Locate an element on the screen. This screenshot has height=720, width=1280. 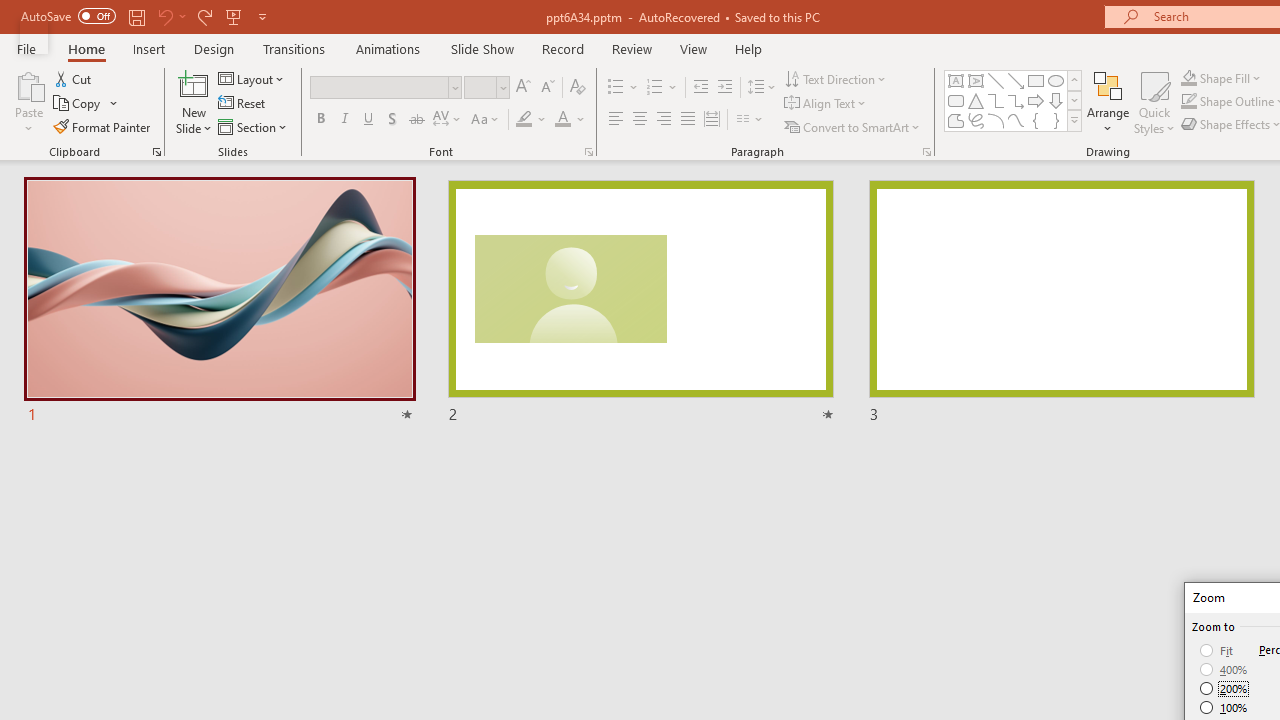
'Align Left' is located at coordinates (615, 119).